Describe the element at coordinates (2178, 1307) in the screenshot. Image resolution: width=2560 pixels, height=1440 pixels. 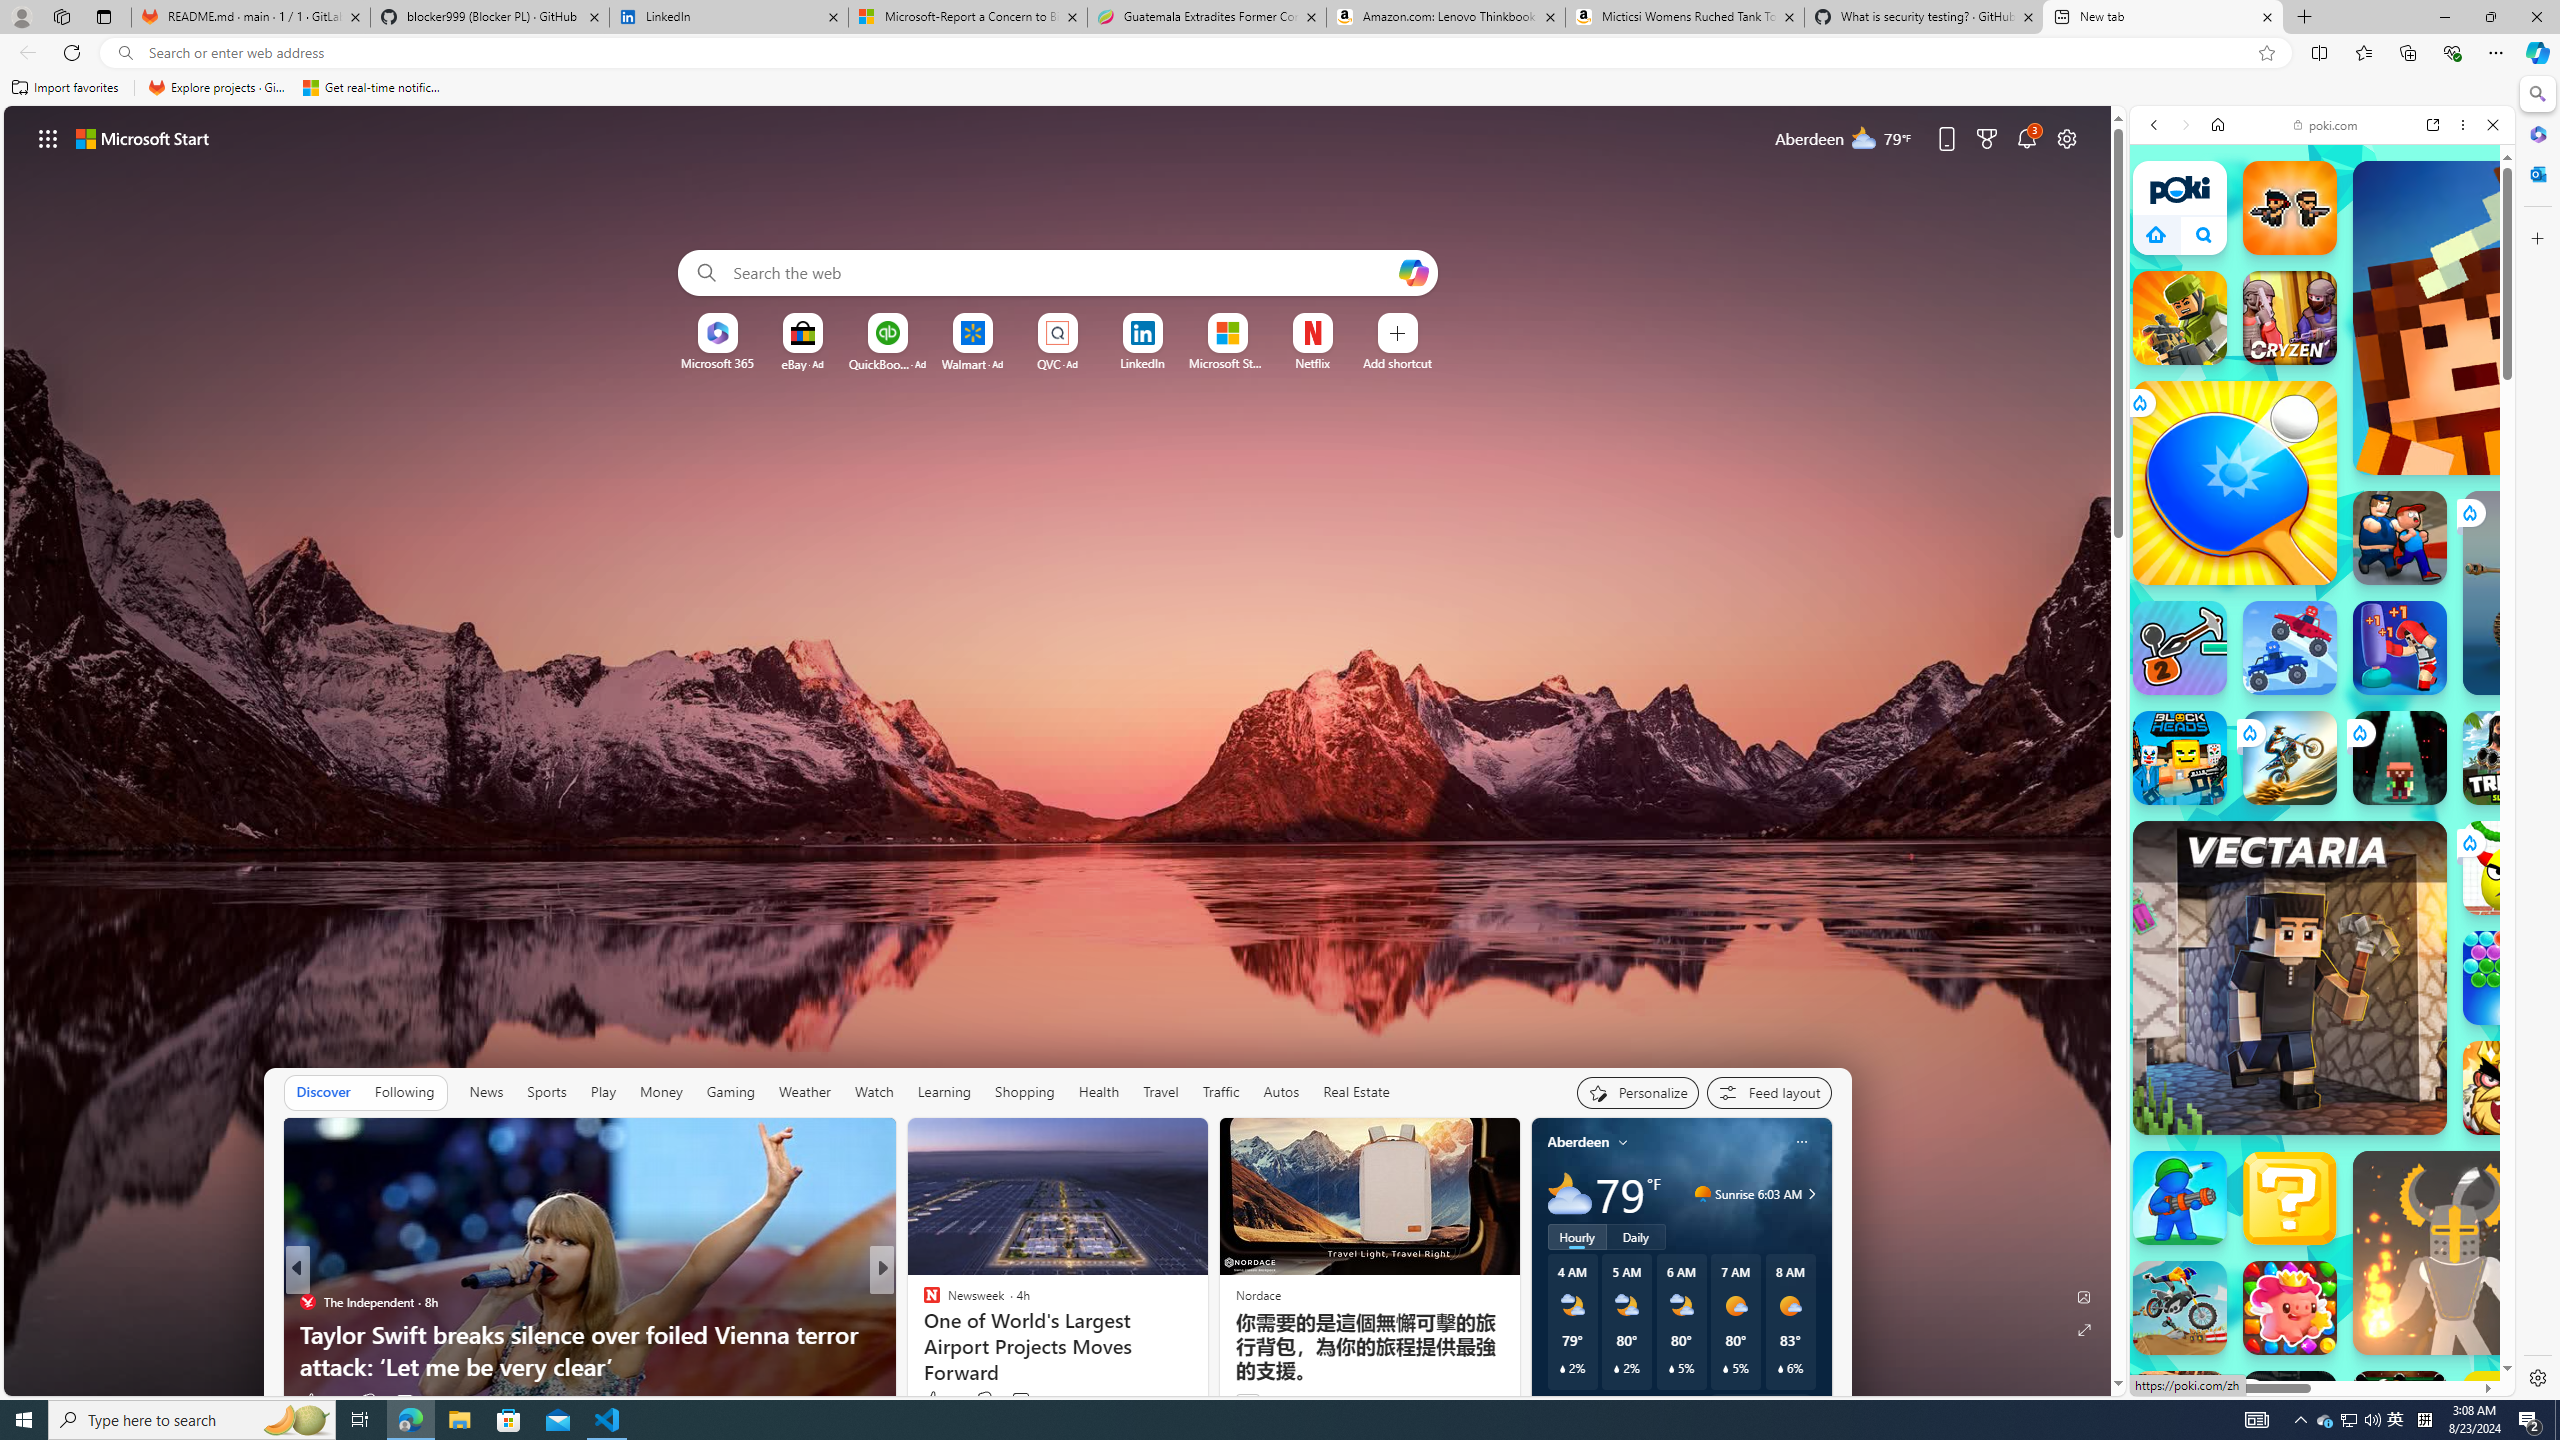
I see `'Crazy Bikes'` at that location.